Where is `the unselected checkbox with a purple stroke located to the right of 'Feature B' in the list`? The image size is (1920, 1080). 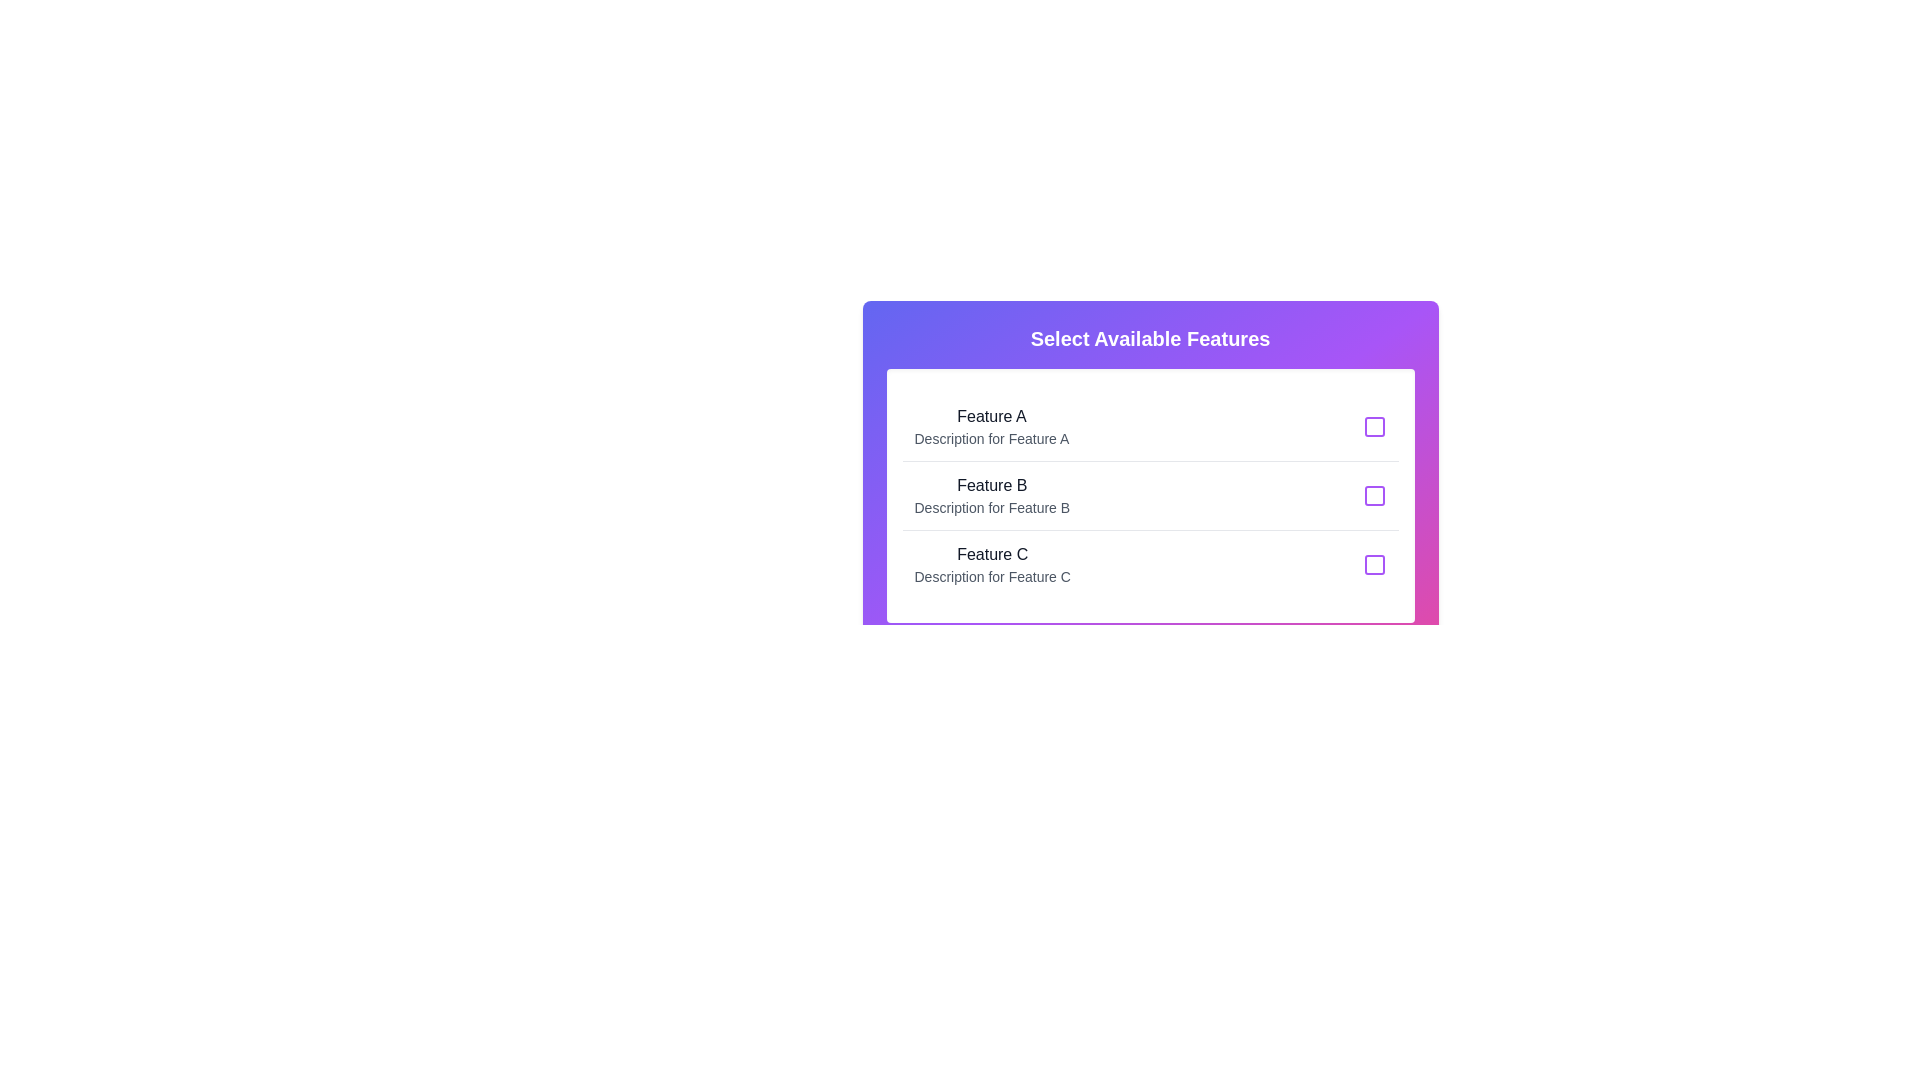 the unselected checkbox with a purple stroke located to the right of 'Feature B' in the list is located at coordinates (1373, 495).